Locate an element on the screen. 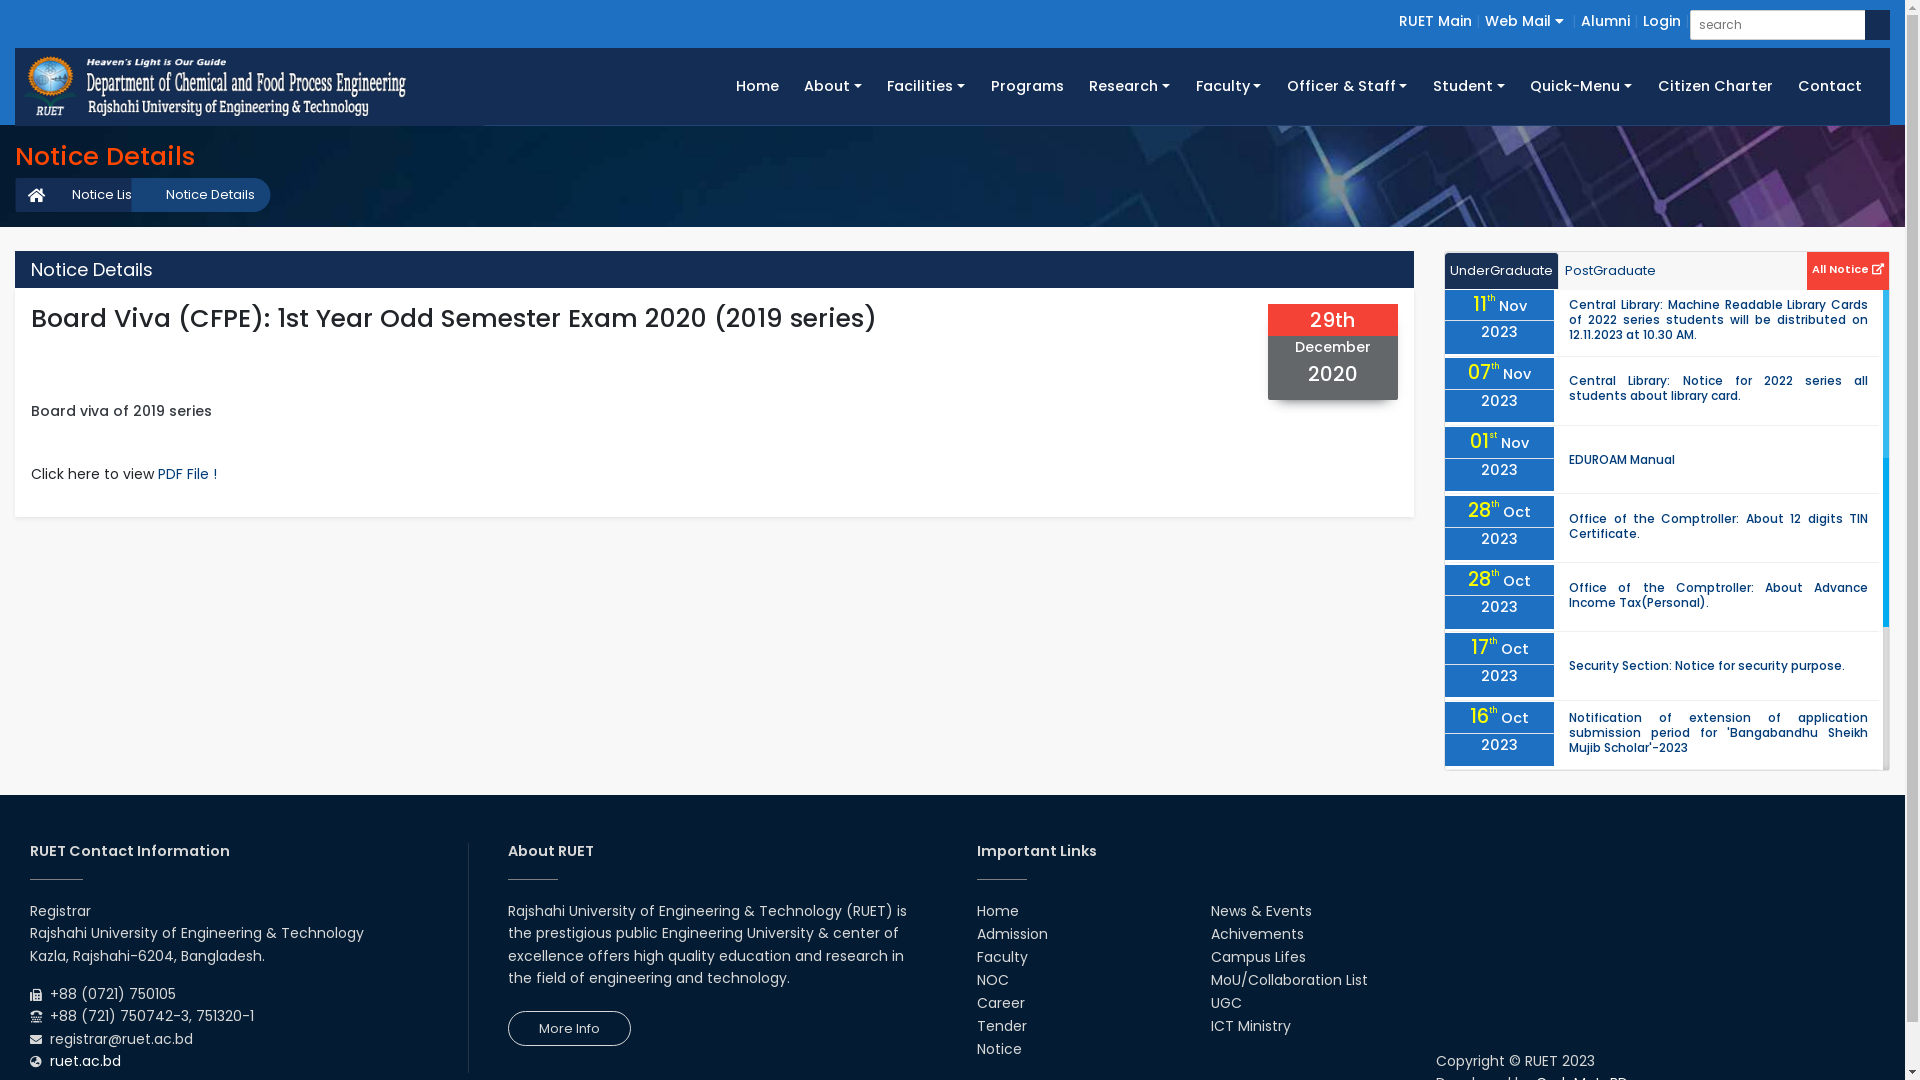  'PostGraduate' is located at coordinates (1610, 271).